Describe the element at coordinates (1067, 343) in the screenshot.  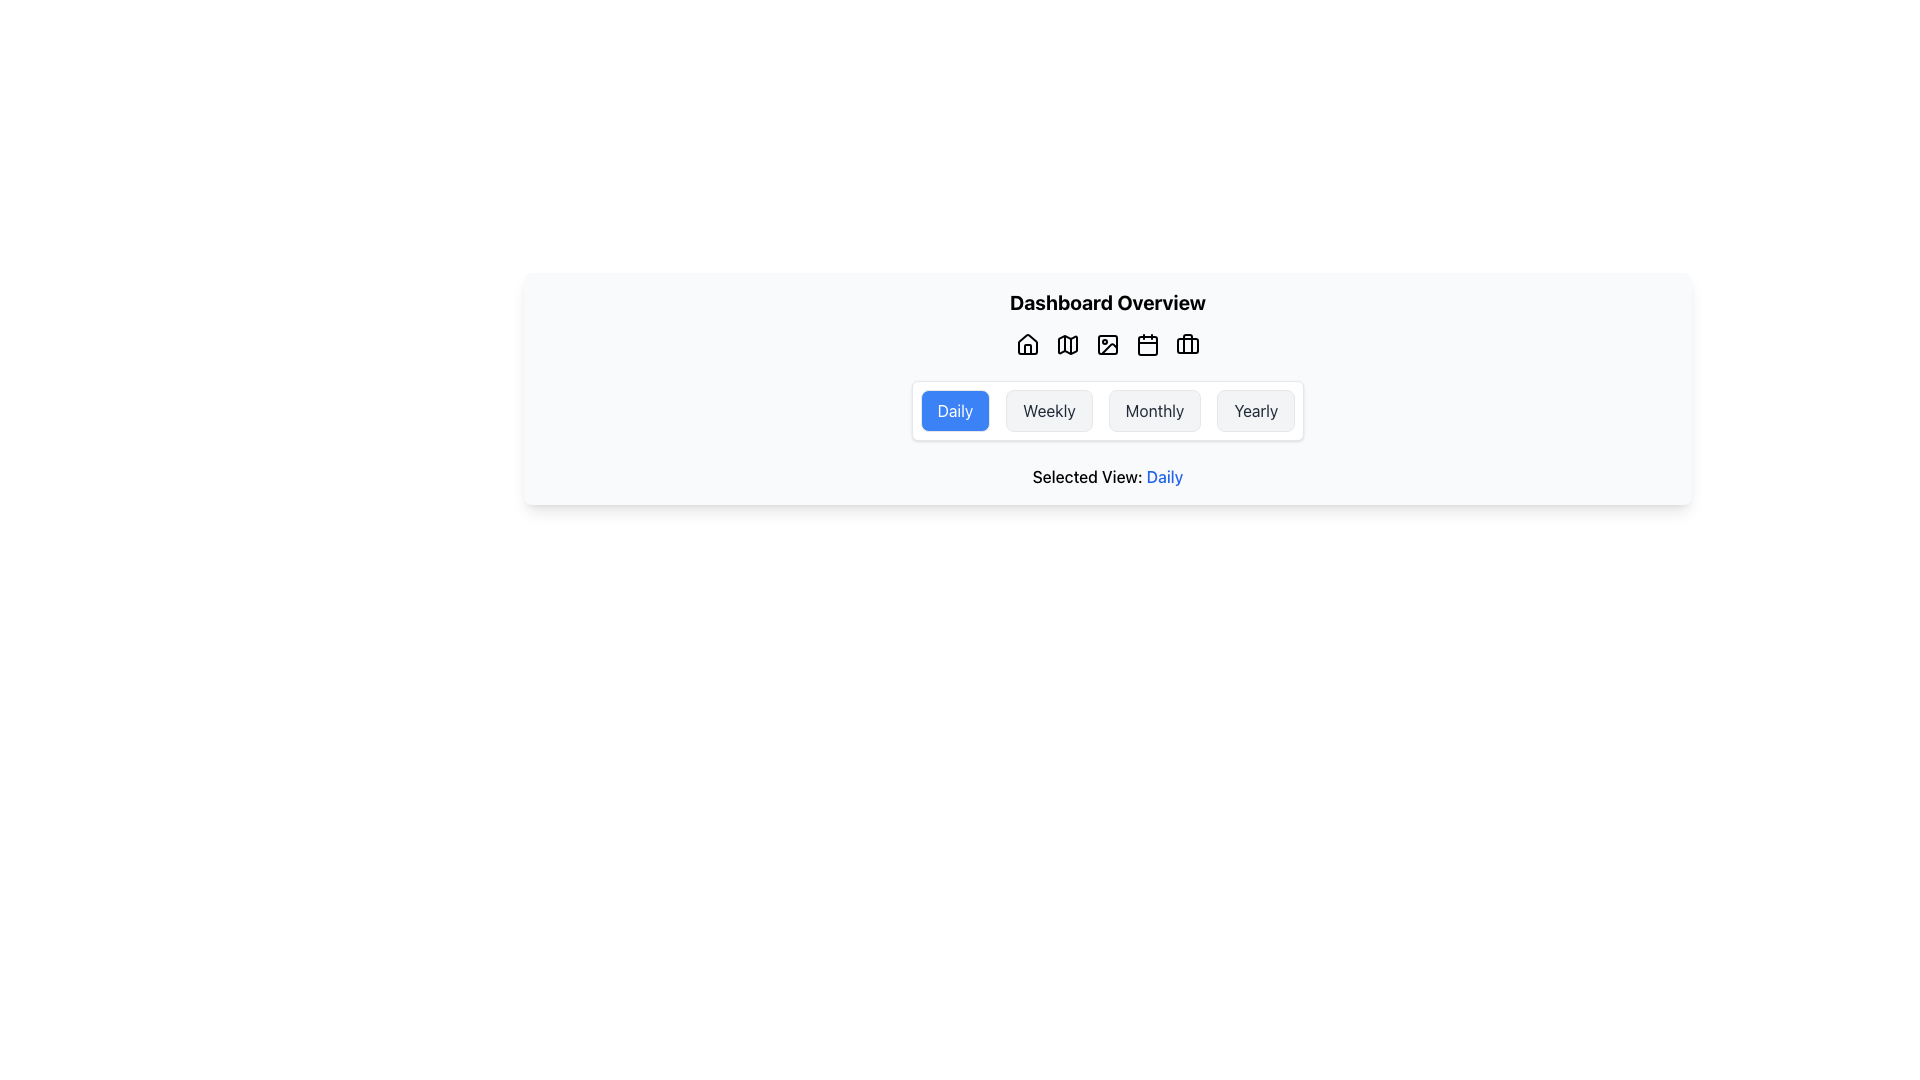
I see `the second icon in the row of navigation icons underneath the 'Dashboard Overview' title` at that location.